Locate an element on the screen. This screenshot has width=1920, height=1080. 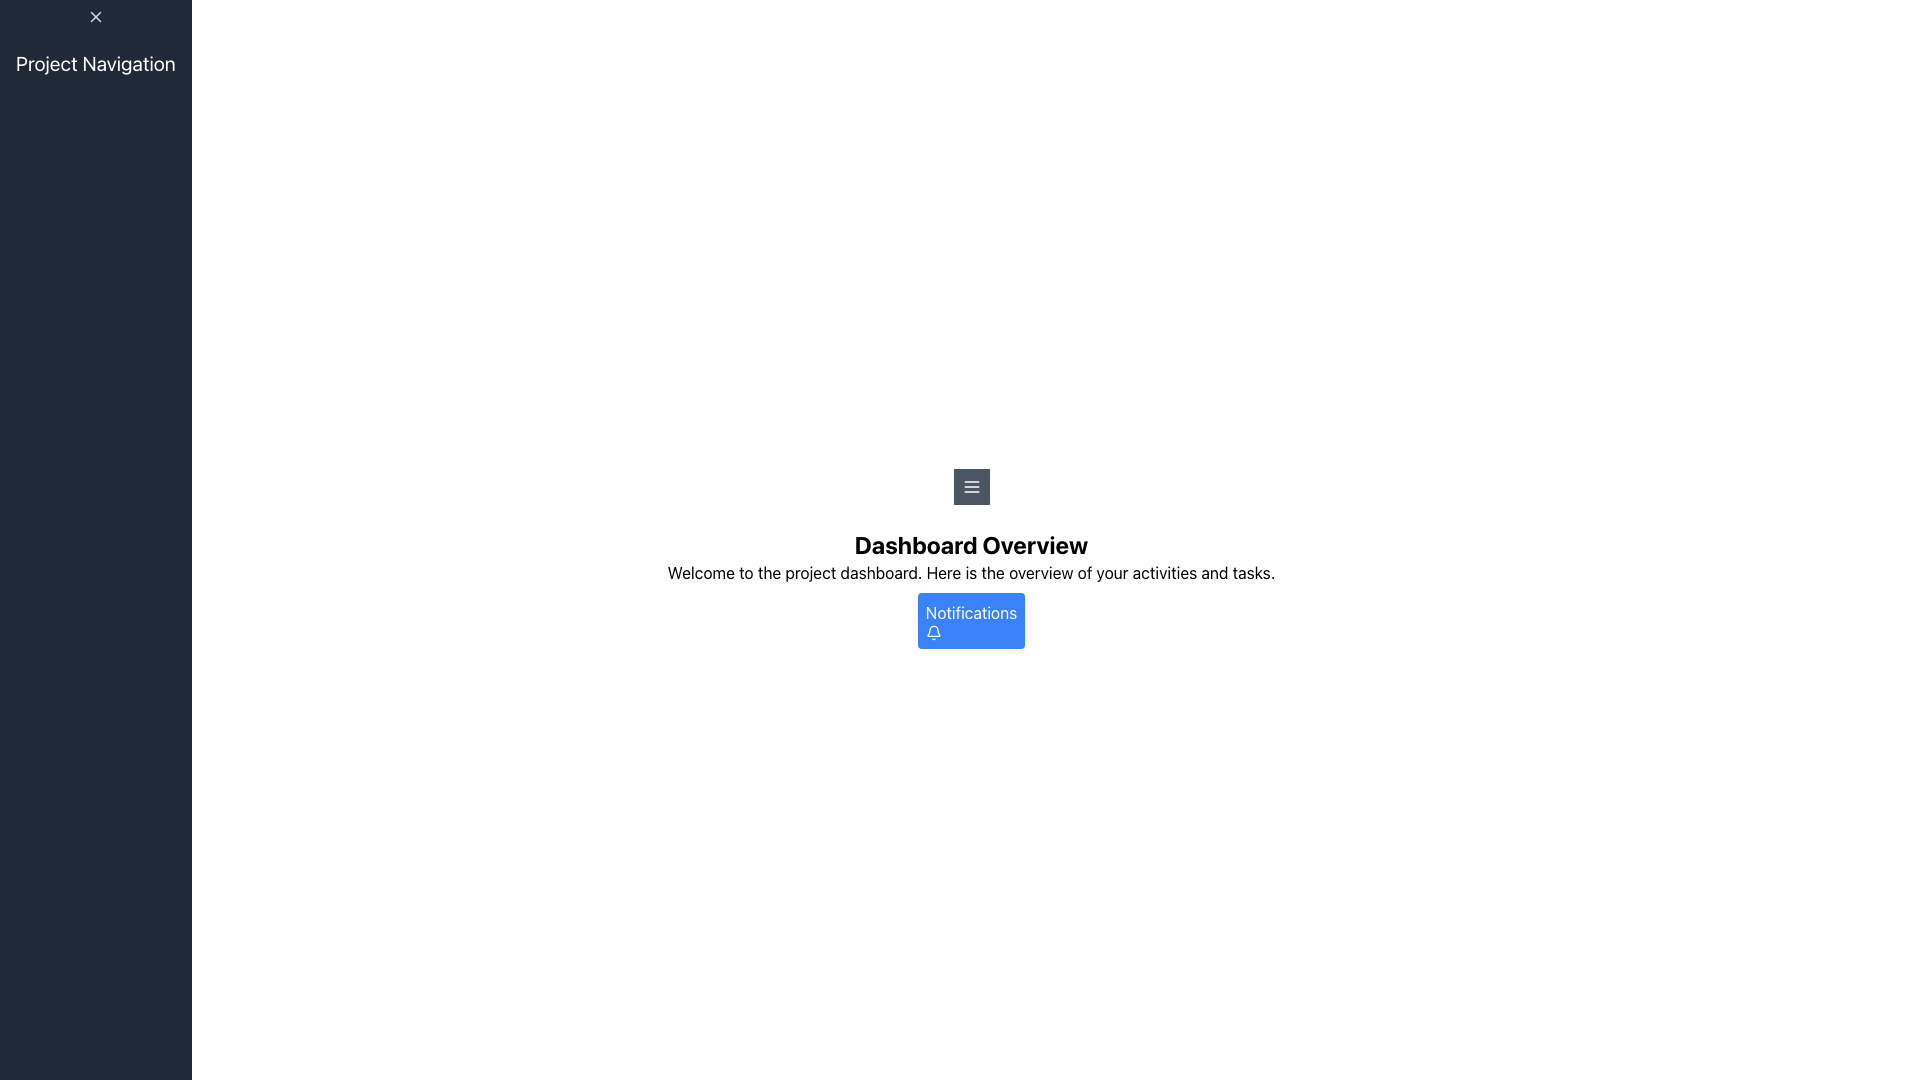
the Notifications button which features a simplistic bell icon with a light-colored outline is located at coordinates (932, 631).